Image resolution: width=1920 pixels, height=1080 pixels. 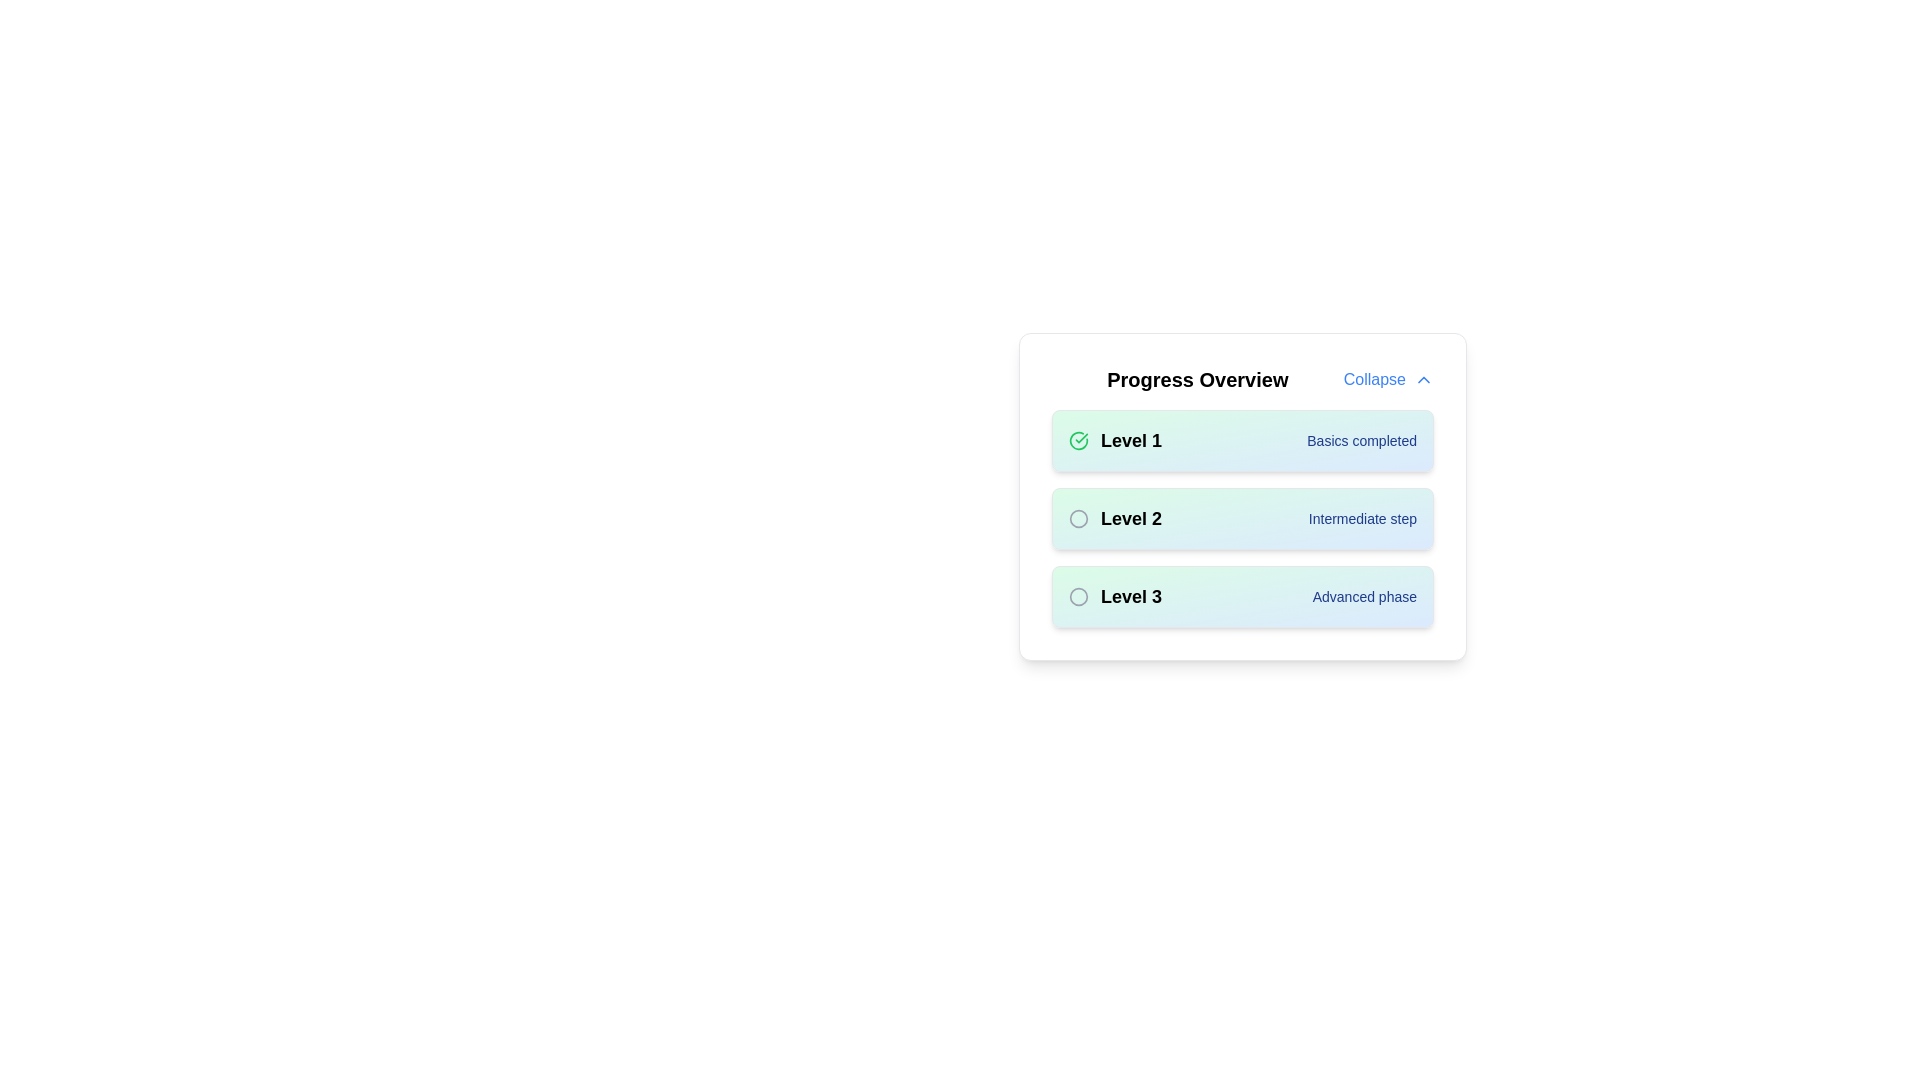 I want to click on the interactive button styled as a hyperlink located in the top-right corner of the 'Progress Overview' section, so click(x=1387, y=380).